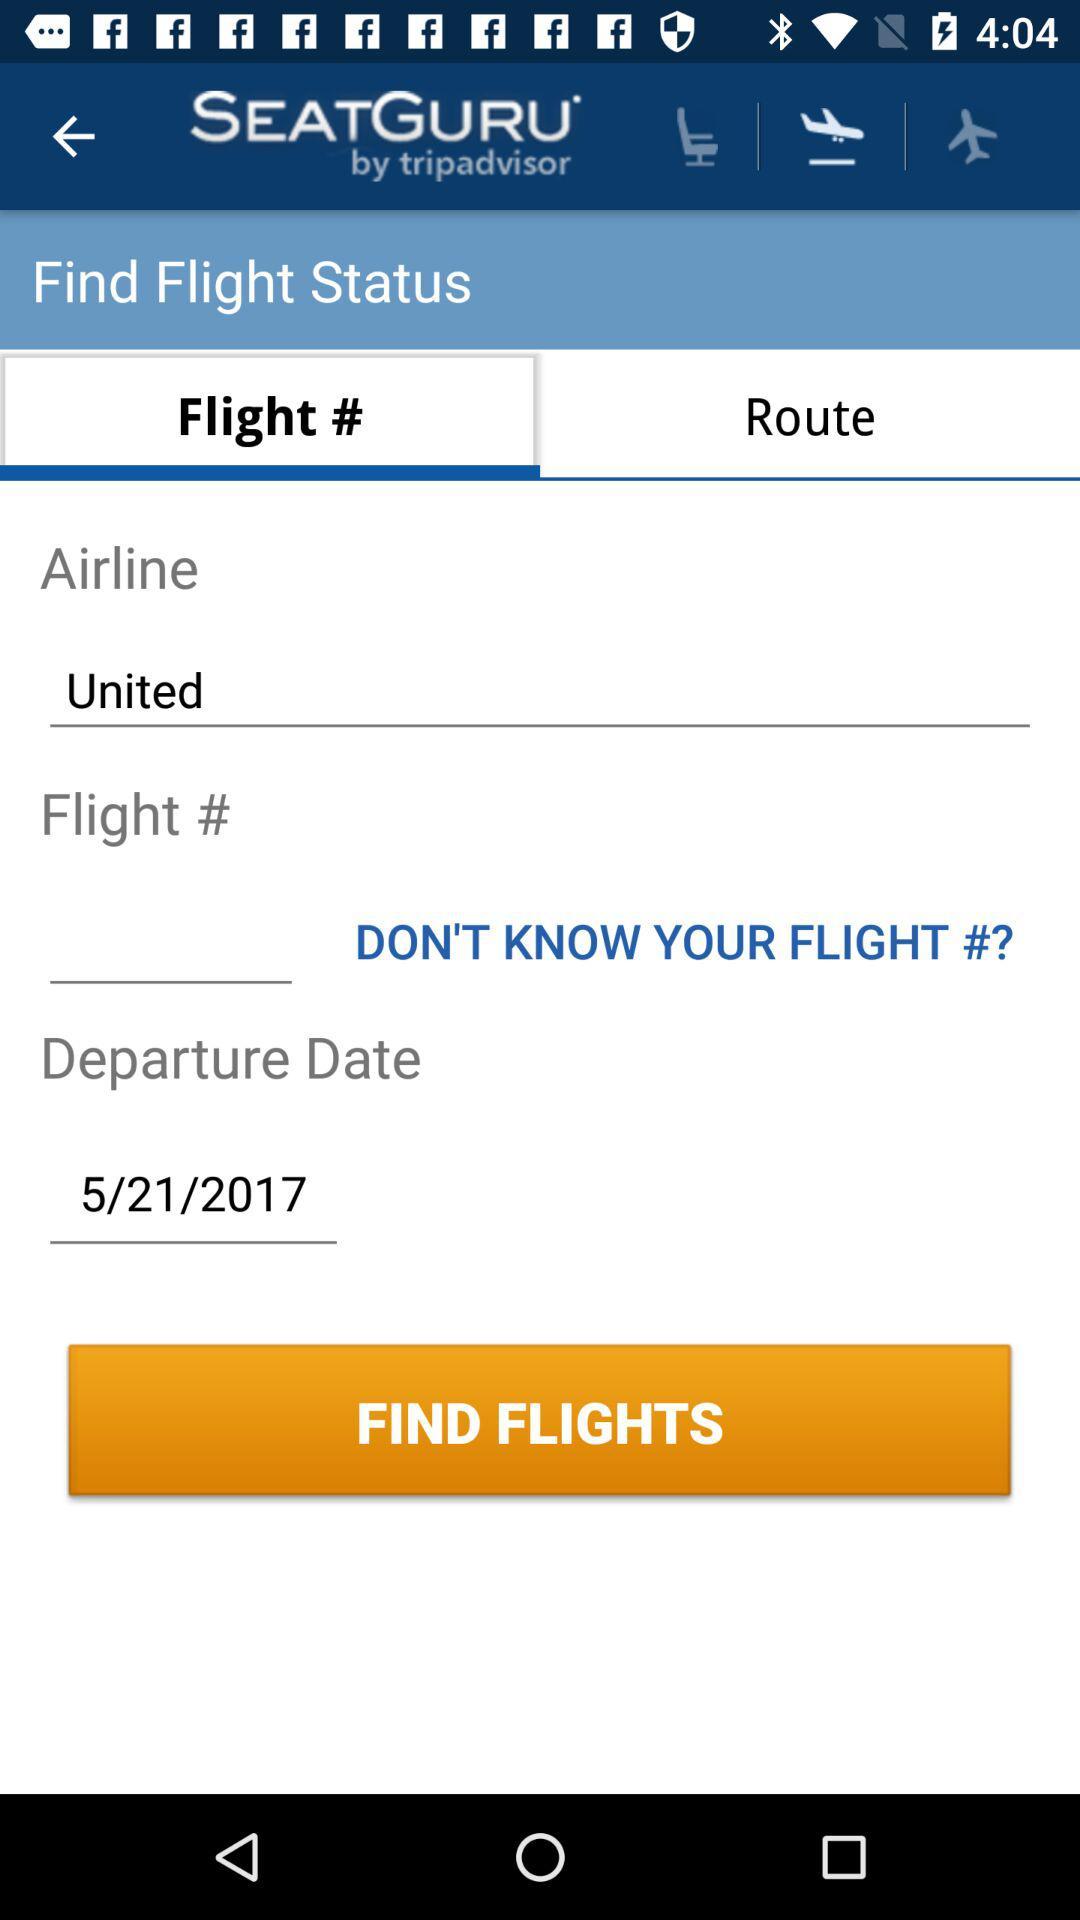 Image resolution: width=1080 pixels, height=1920 pixels. I want to click on seats, so click(696, 135).